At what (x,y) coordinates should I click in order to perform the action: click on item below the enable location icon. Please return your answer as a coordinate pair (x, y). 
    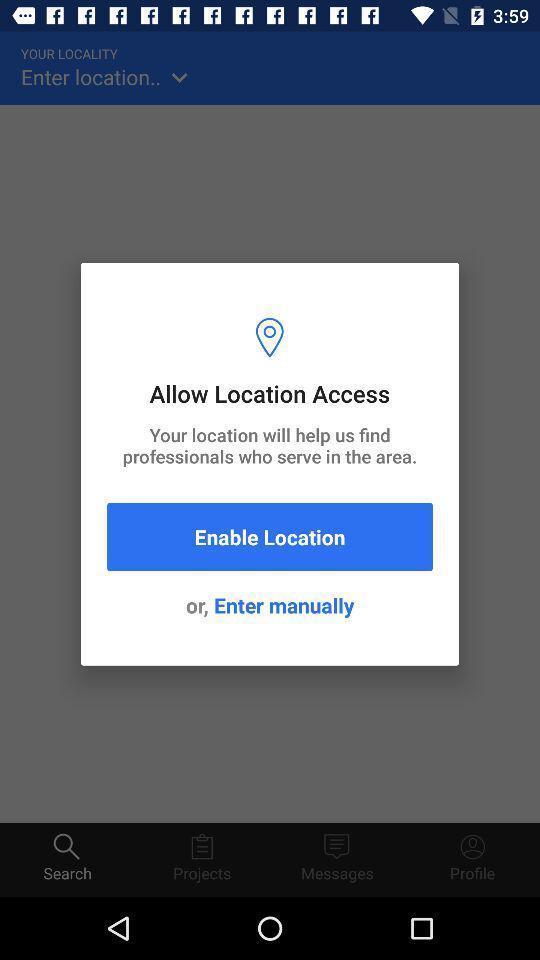
    Looking at the image, I should click on (270, 604).